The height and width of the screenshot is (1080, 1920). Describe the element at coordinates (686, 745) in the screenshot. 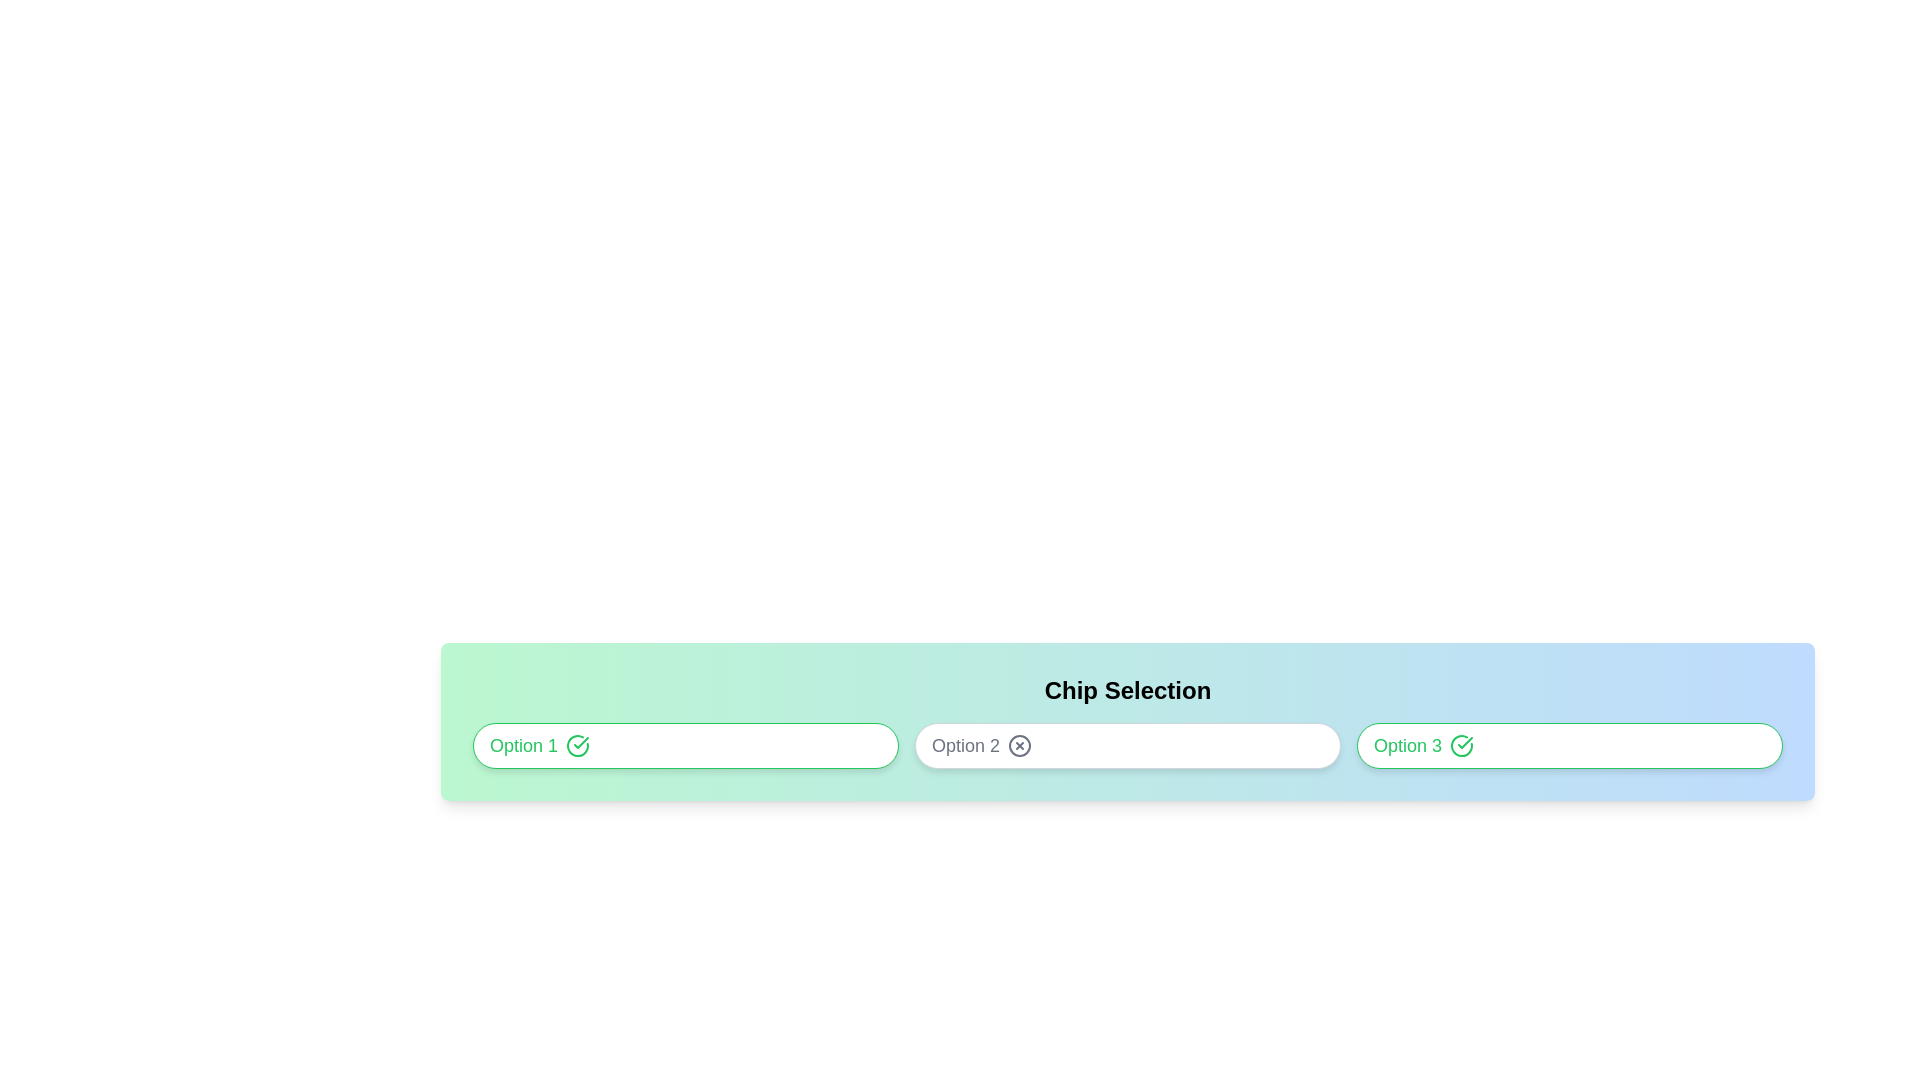

I see `the chip labeled Option 1` at that location.